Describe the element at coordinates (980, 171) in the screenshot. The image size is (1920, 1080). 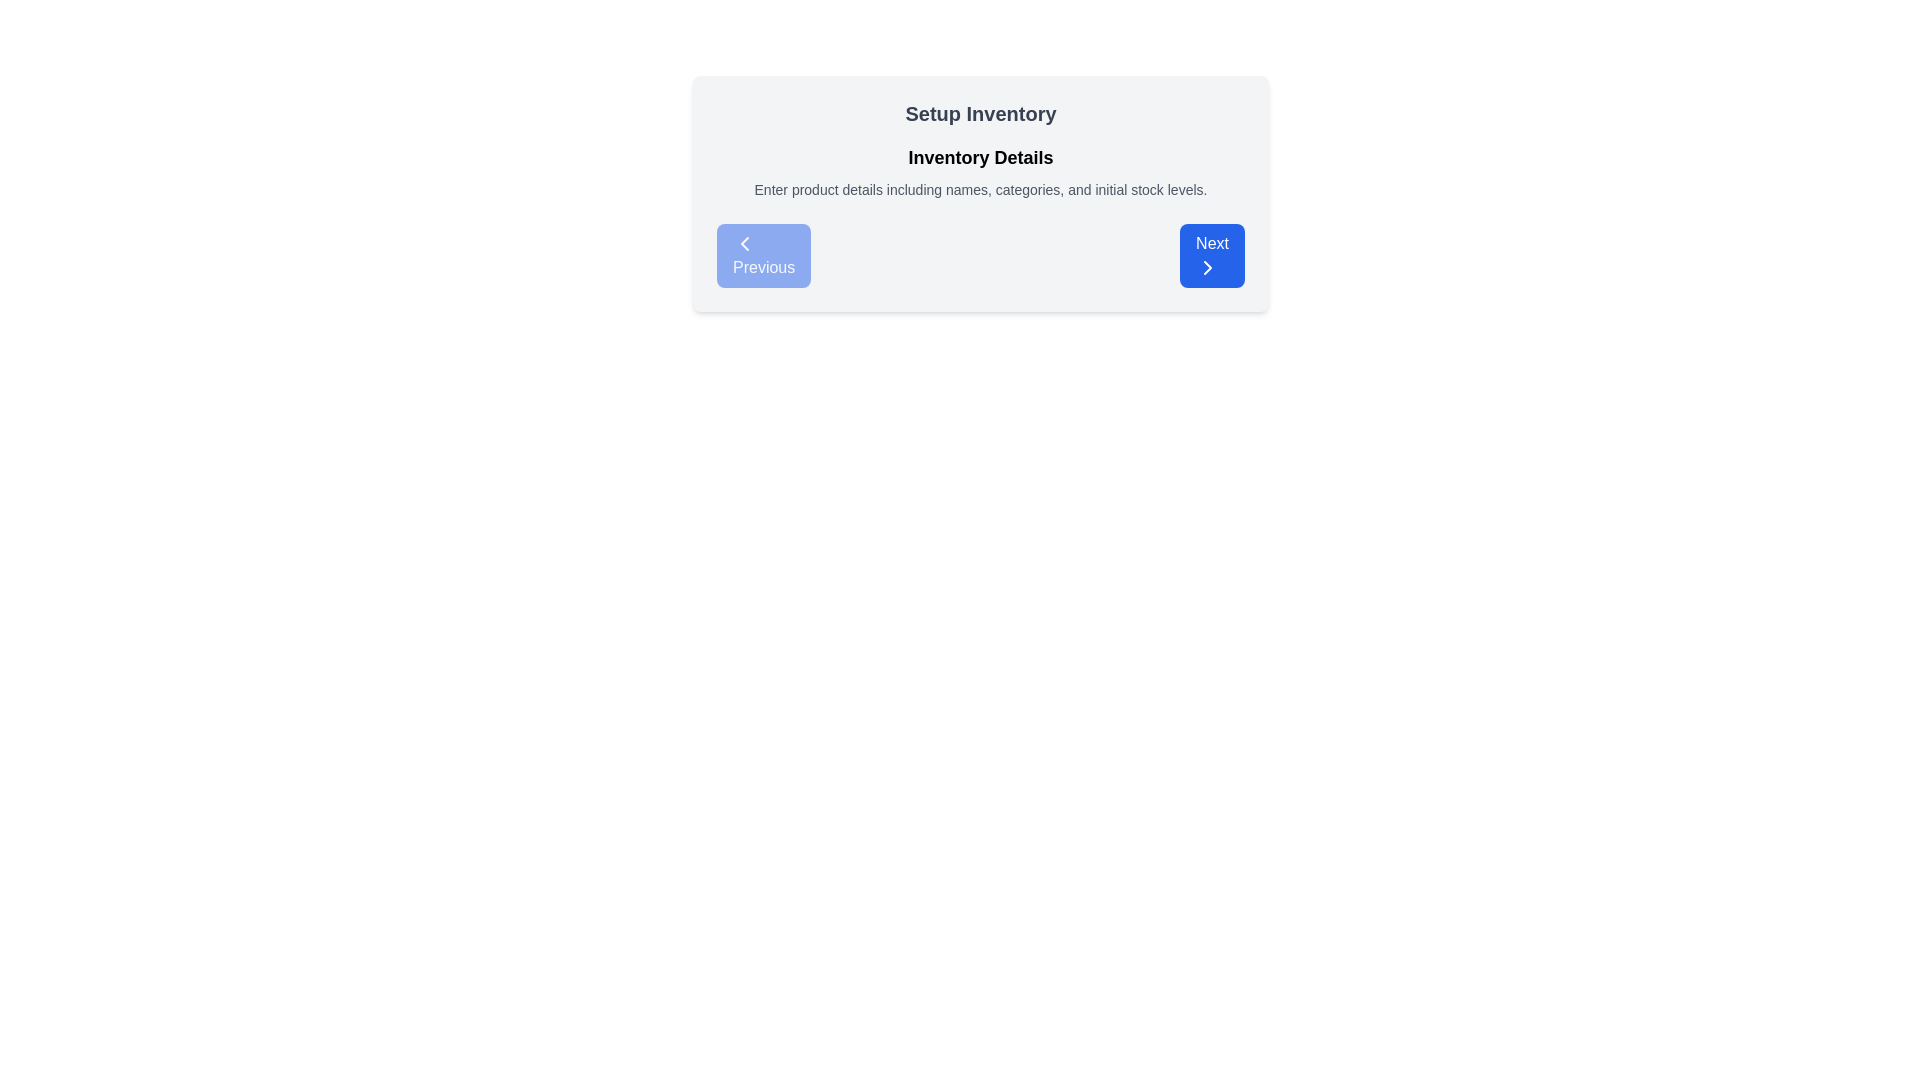
I see `the Text Display element that provides instructions for the current setup step, located below the 'Setup Inventory' heading` at that location.